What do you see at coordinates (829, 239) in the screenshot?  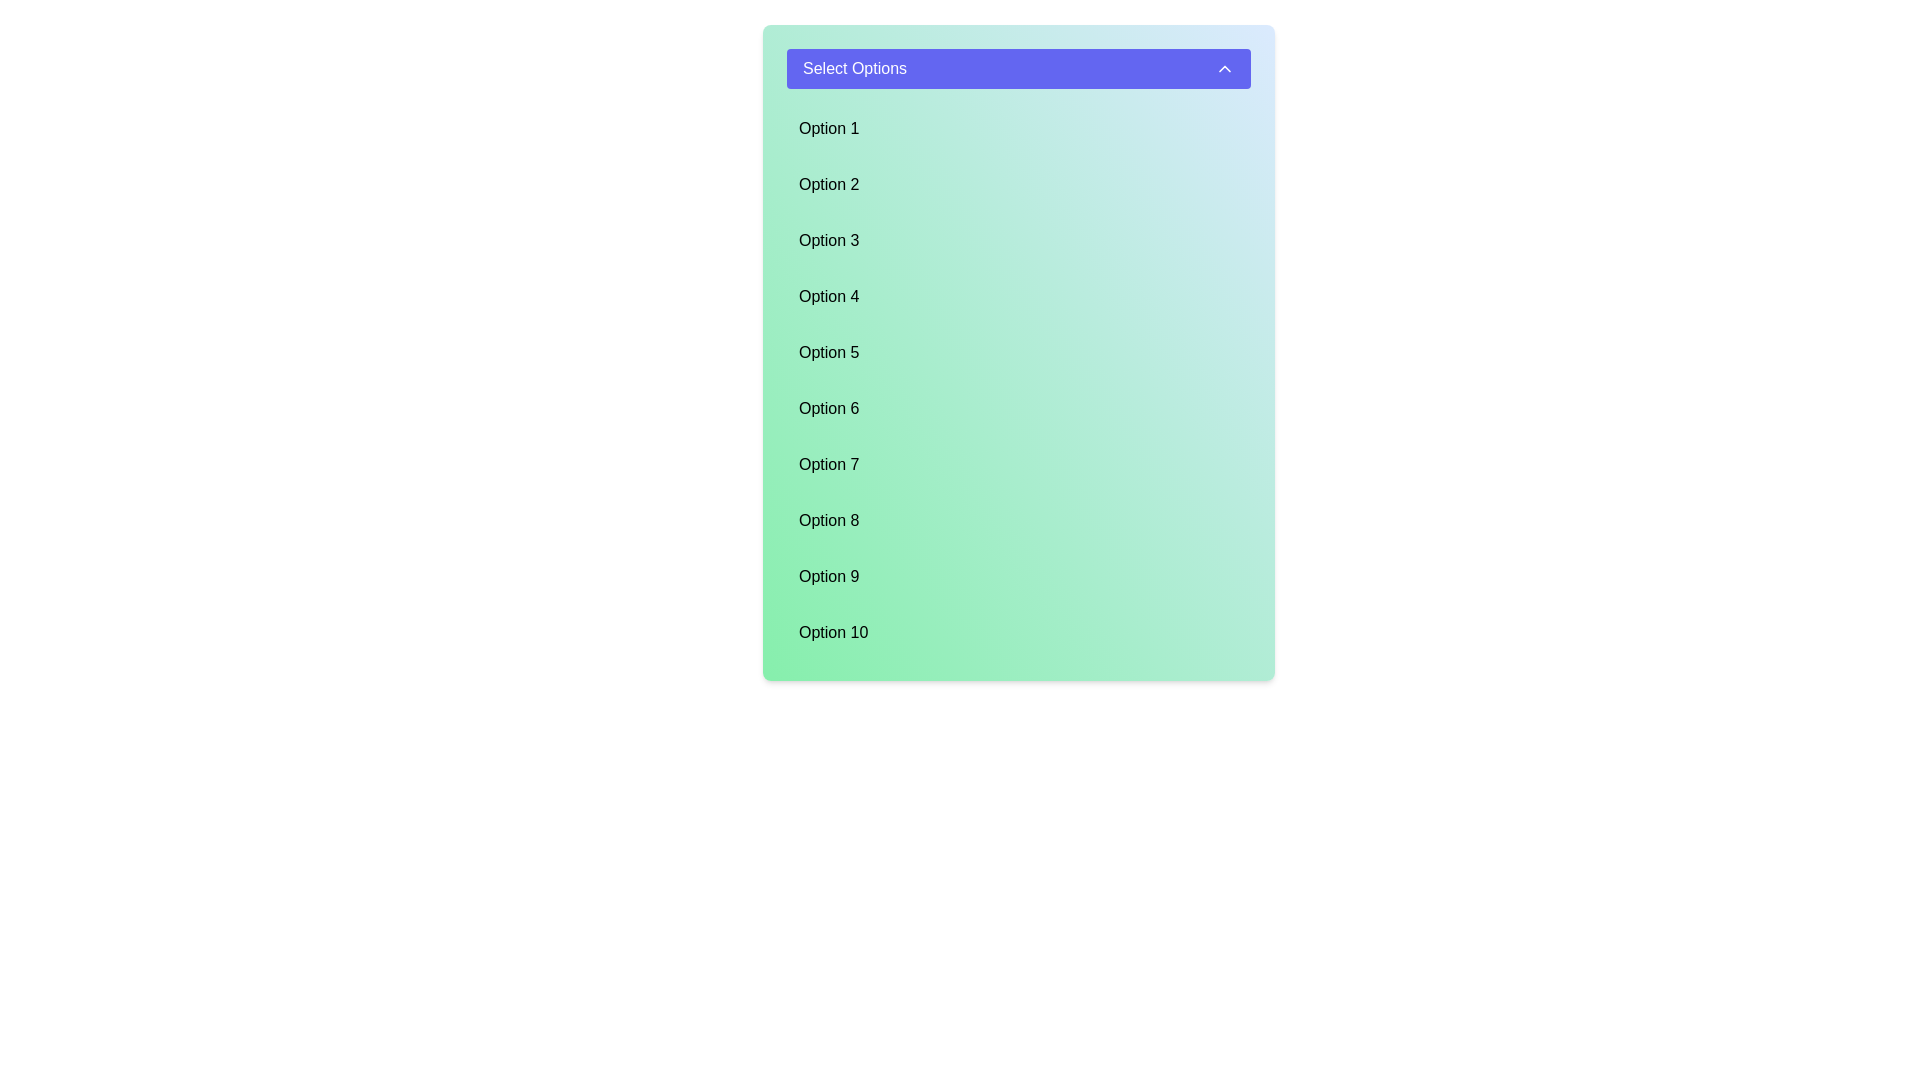 I see `the text labeled 'Option 3' in the vertical dropdown menu` at bounding box center [829, 239].